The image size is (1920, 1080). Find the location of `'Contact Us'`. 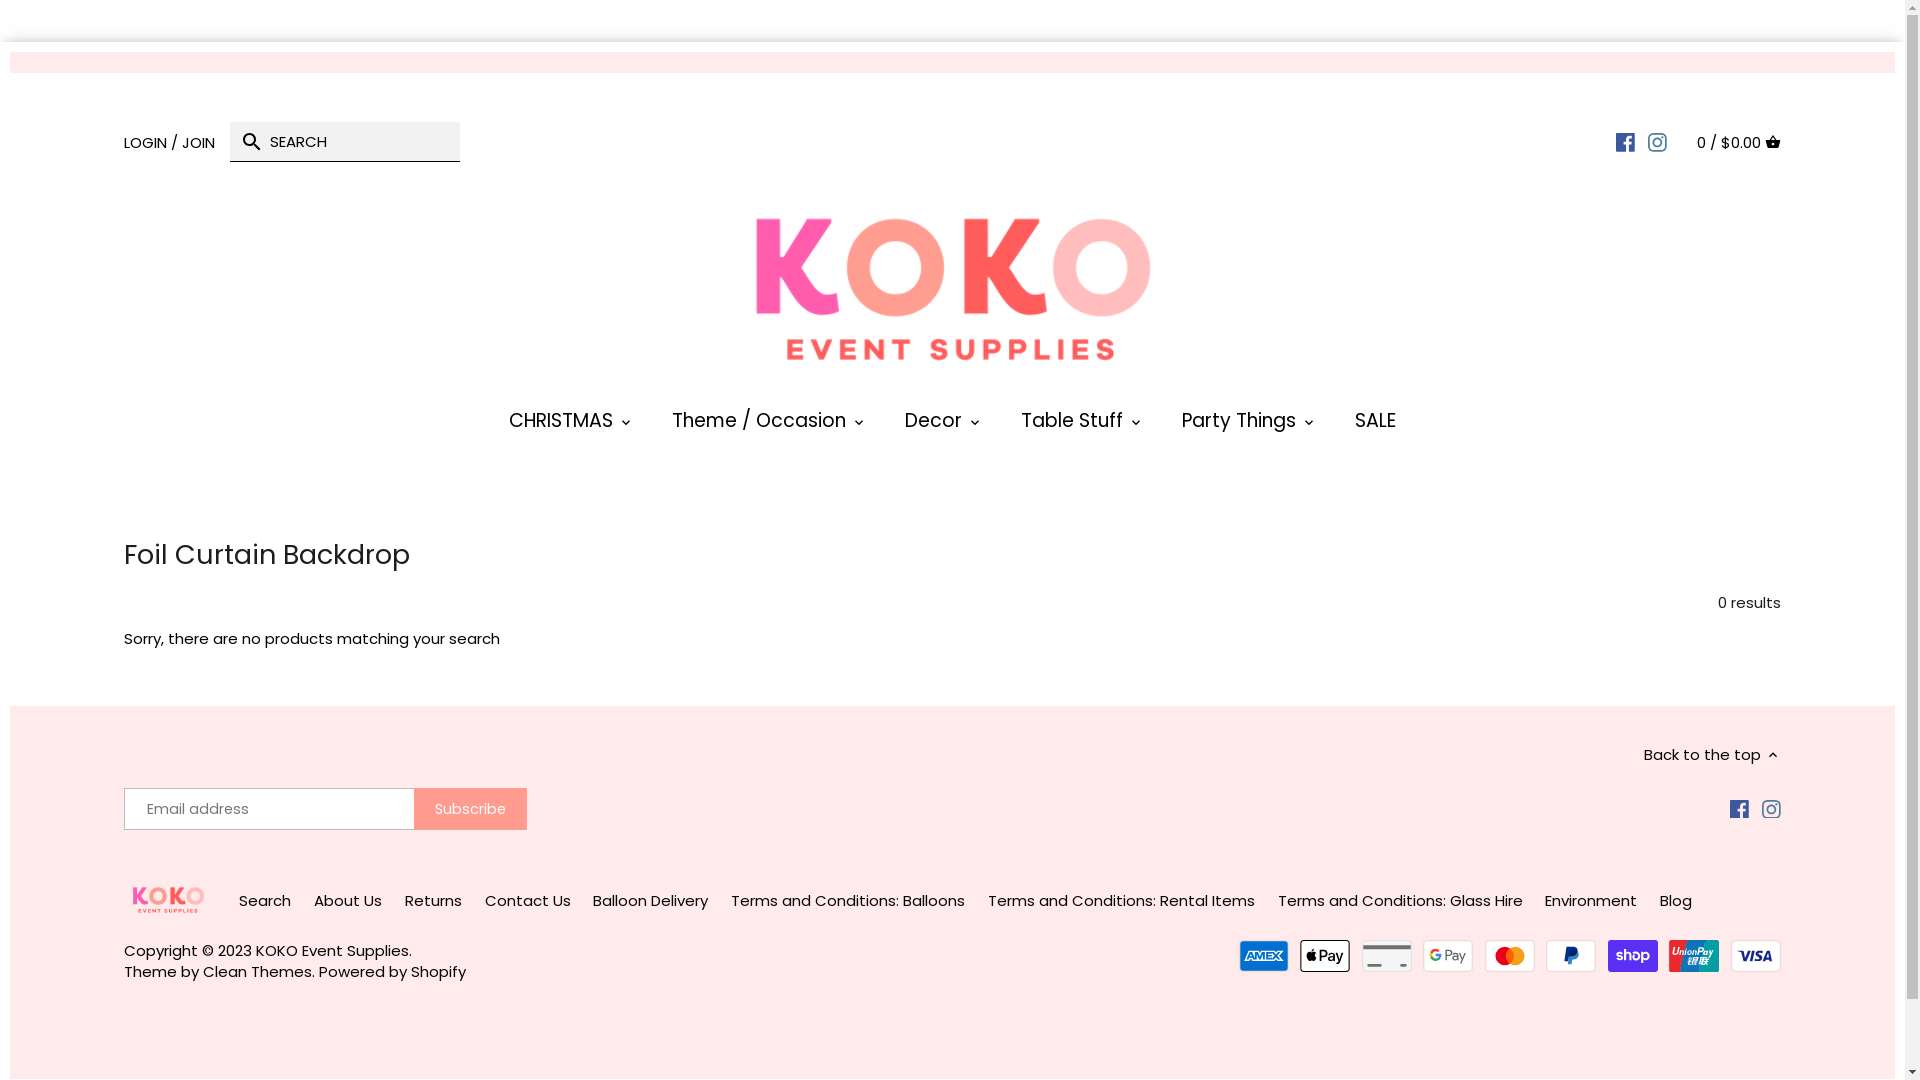

'Contact Us' is located at coordinates (527, 900).